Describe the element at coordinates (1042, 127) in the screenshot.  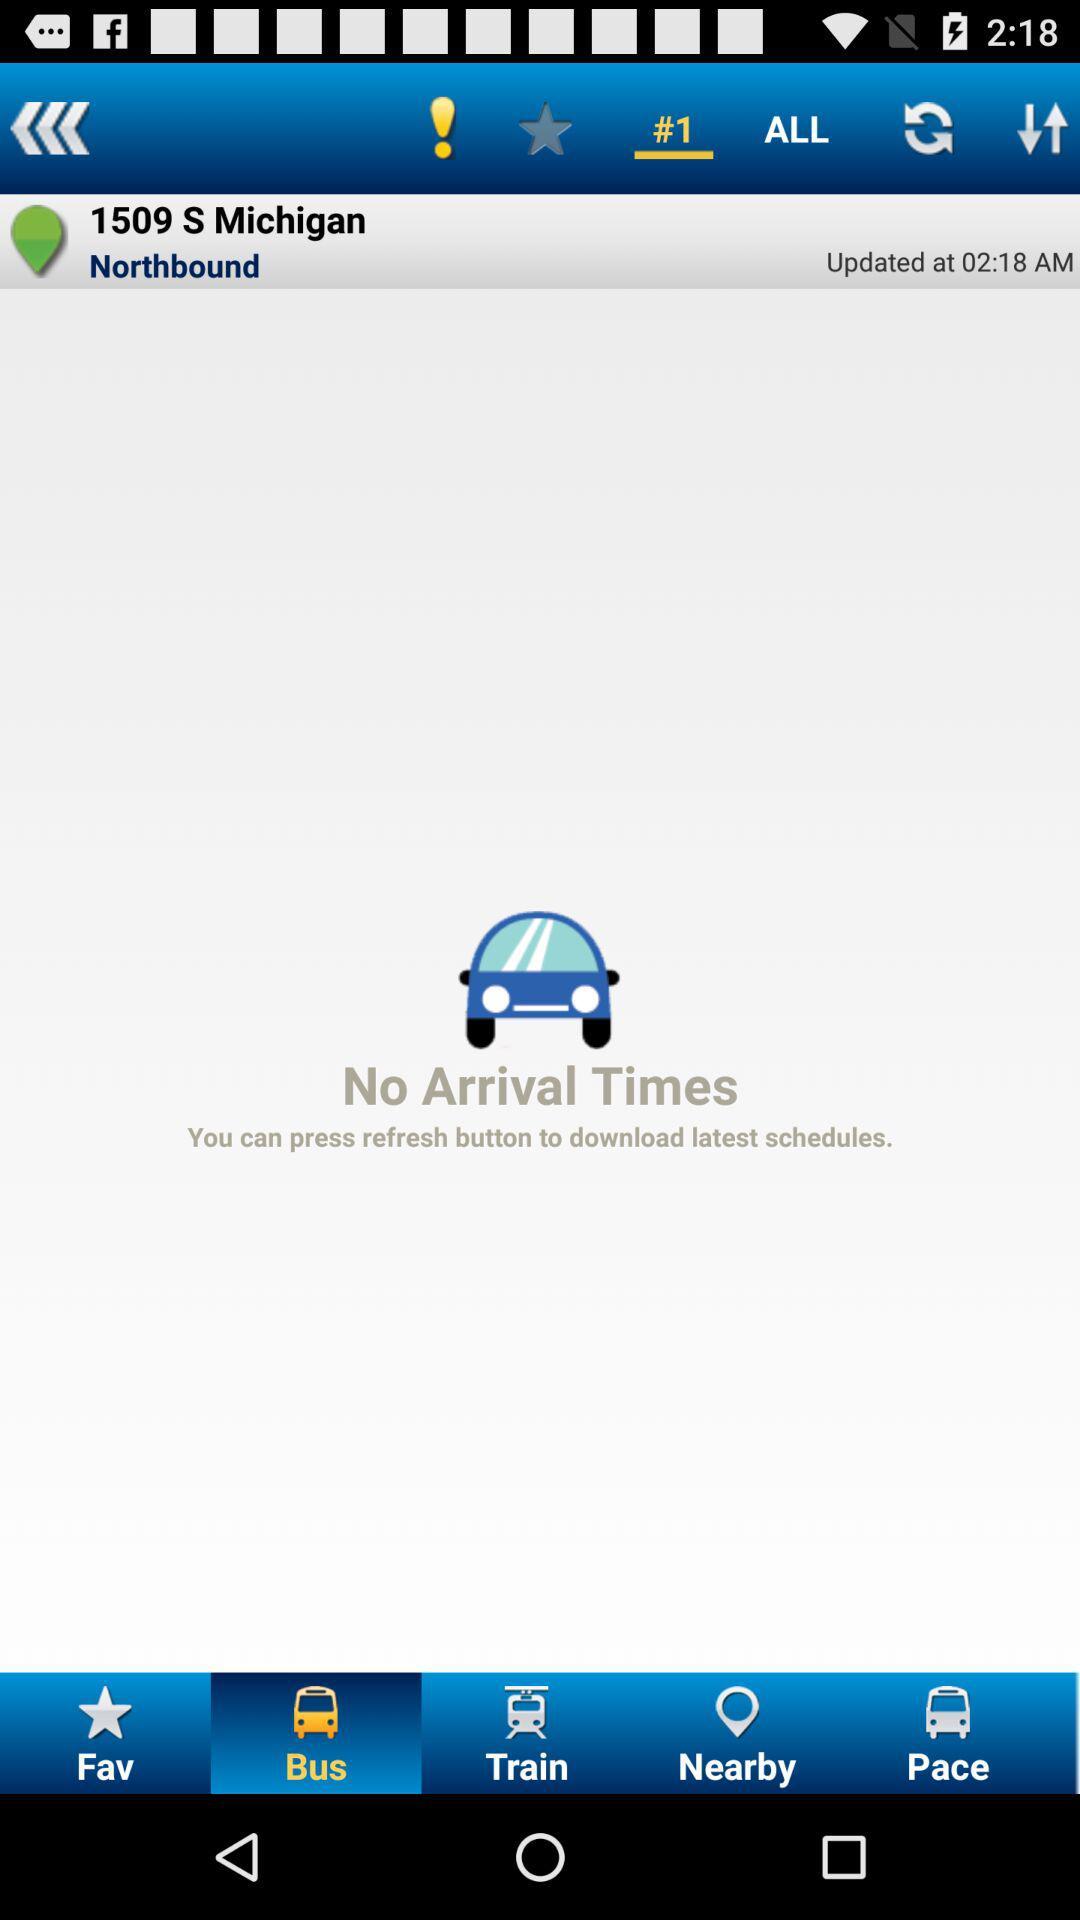
I see `order page` at that location.